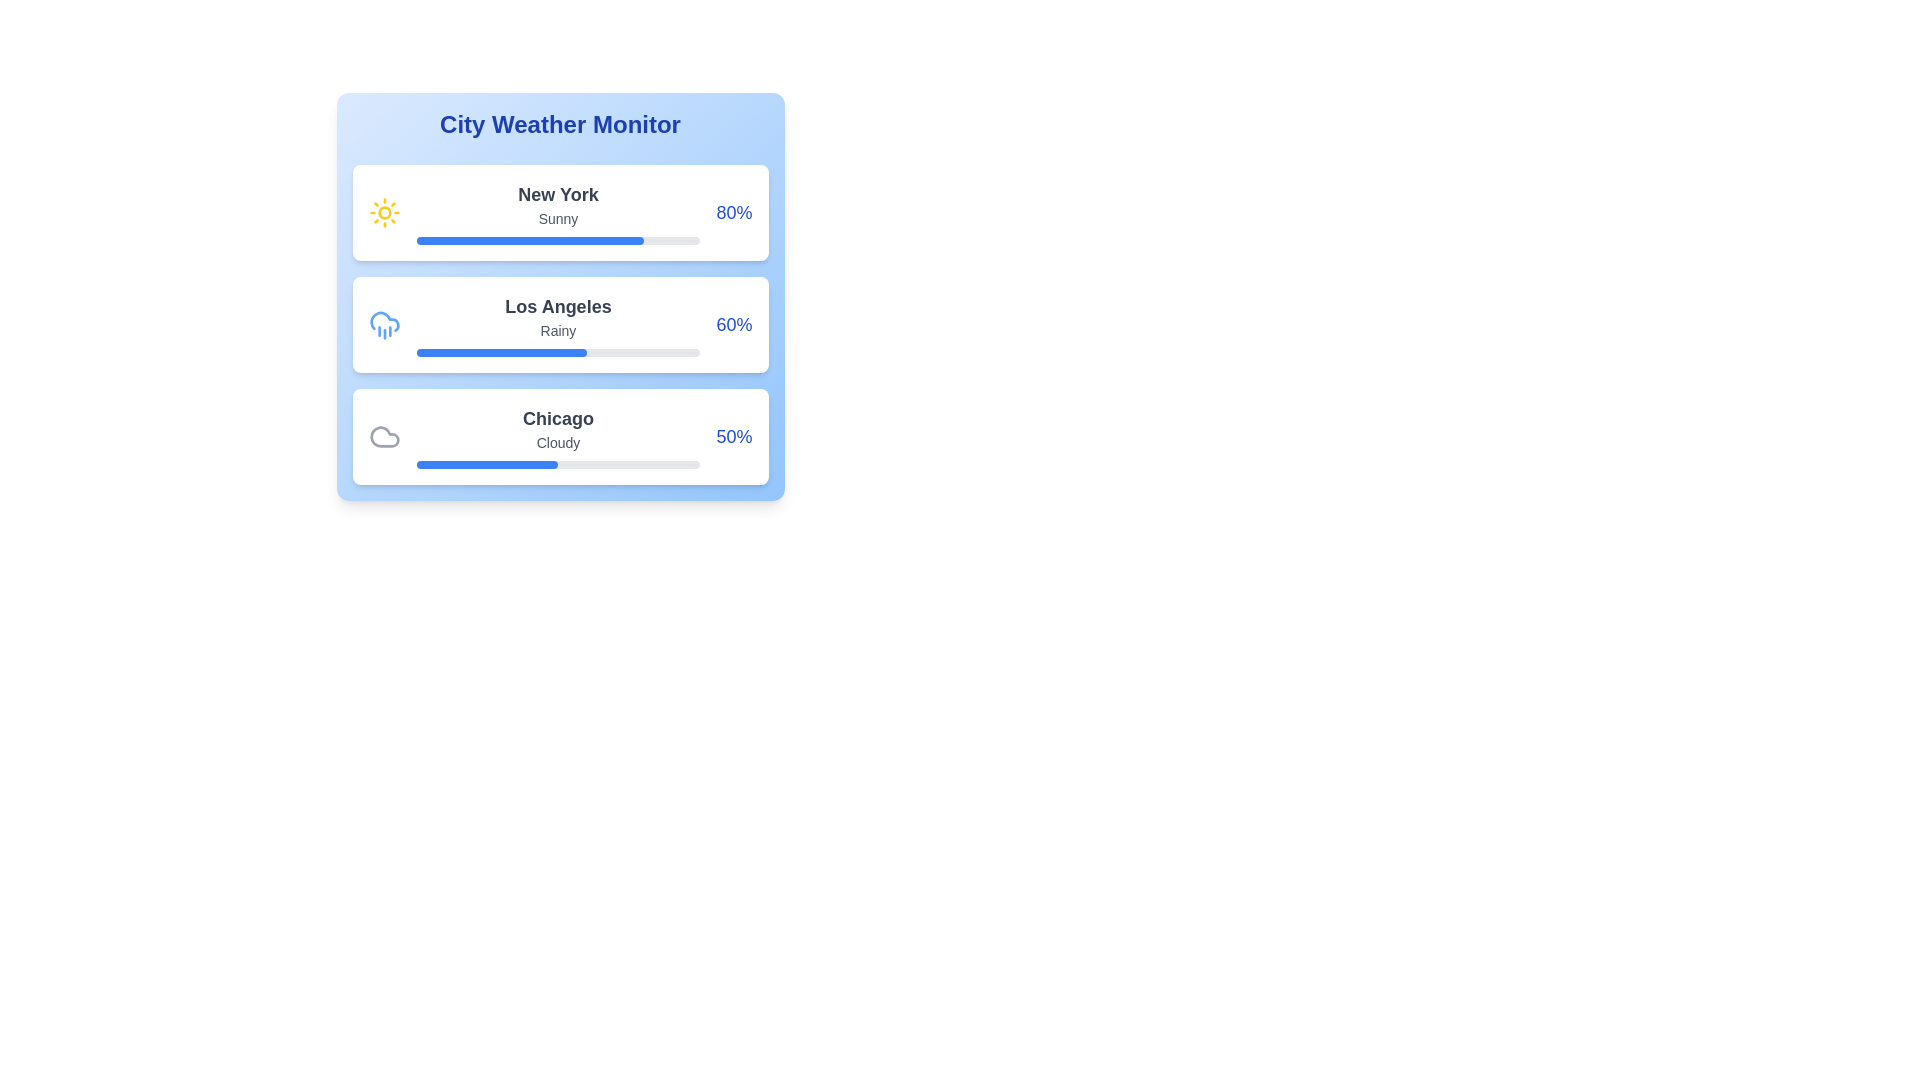 The image size is (1920, 1080). Describe the element at coordinates (558, 307) in the screenshot. I see `text displayed in the bold label saying 'Los Angeles', which is part of the weather information card for the city` at that location.